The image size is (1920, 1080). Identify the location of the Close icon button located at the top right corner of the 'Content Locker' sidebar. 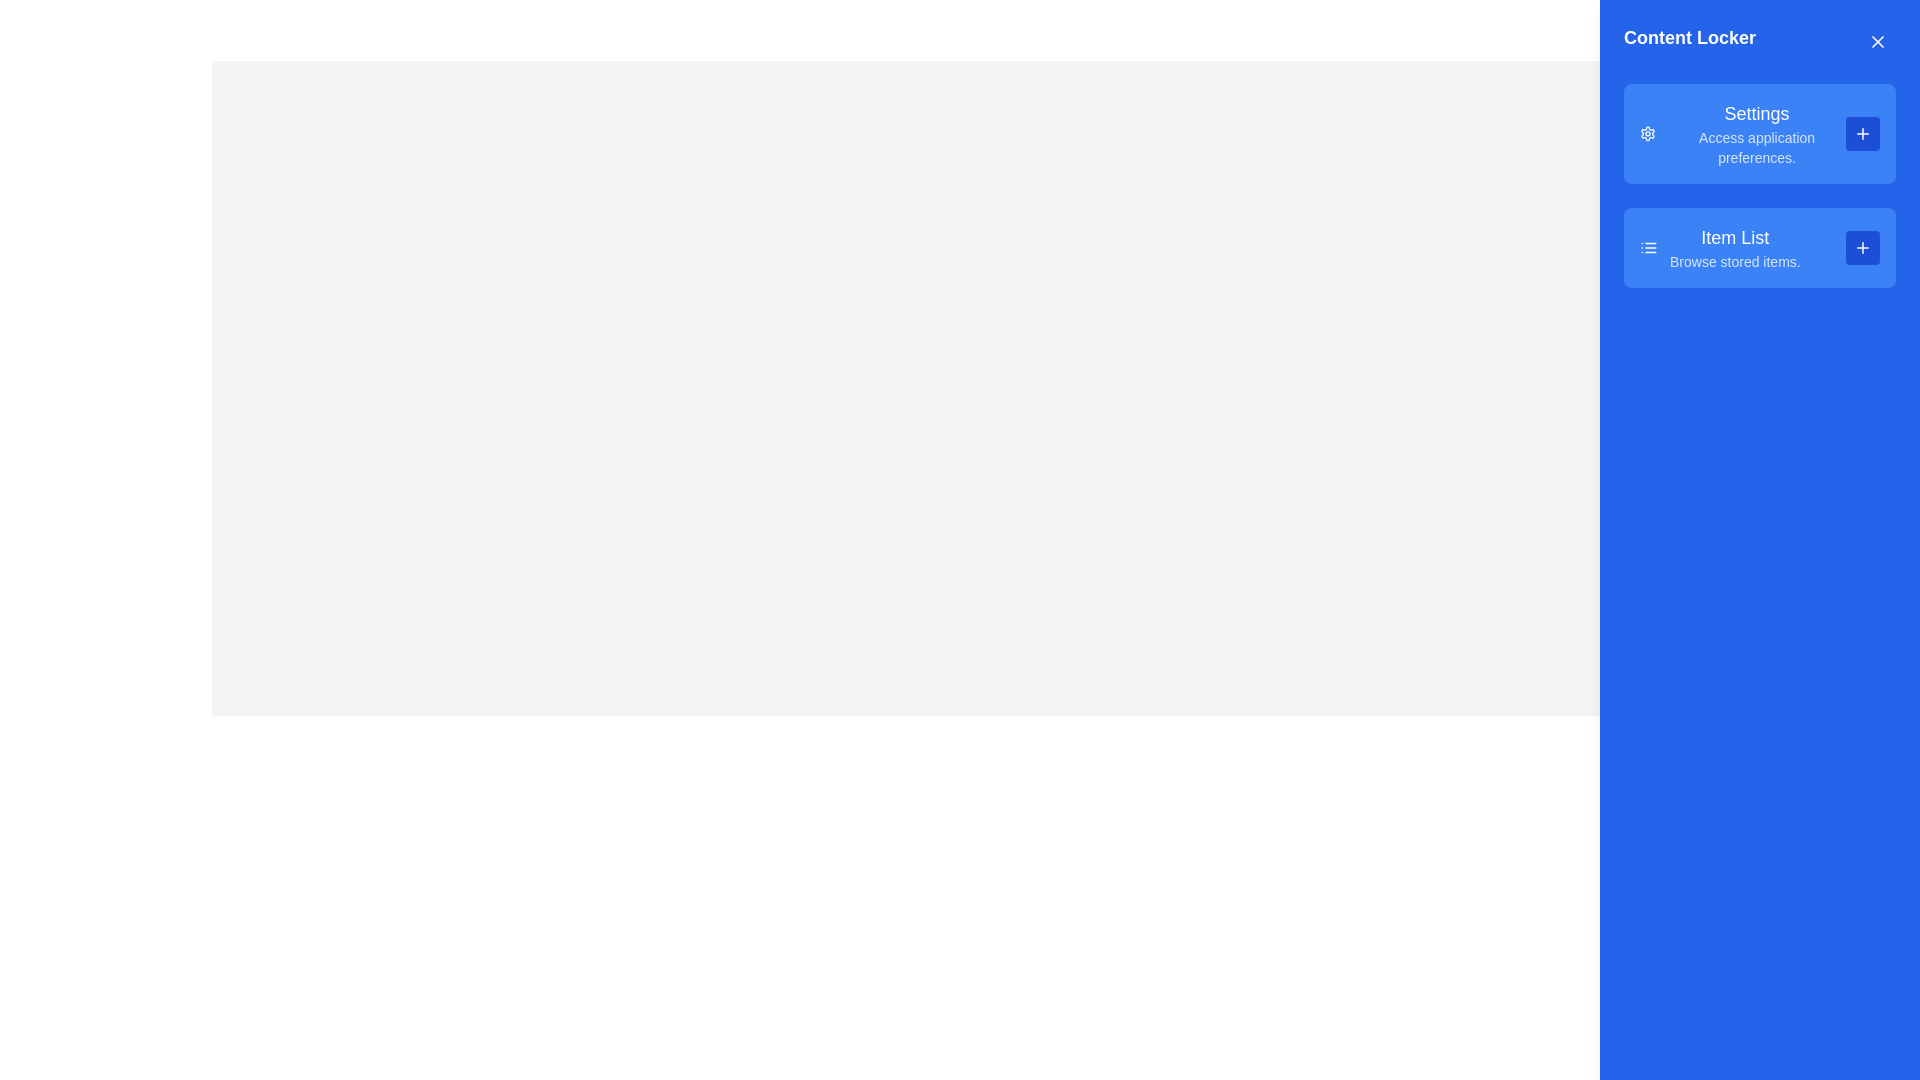
(1876, 42).